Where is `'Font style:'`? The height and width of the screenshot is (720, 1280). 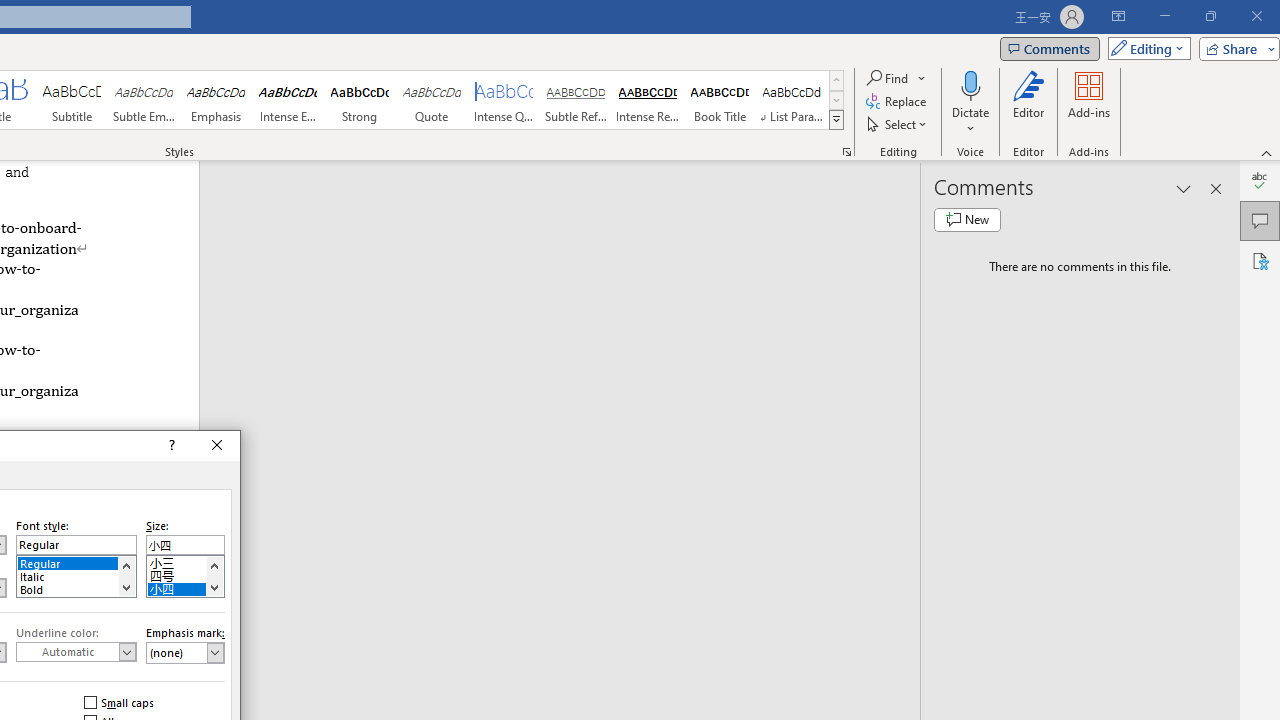 'Font style:' is located at coordinates (76, 545).